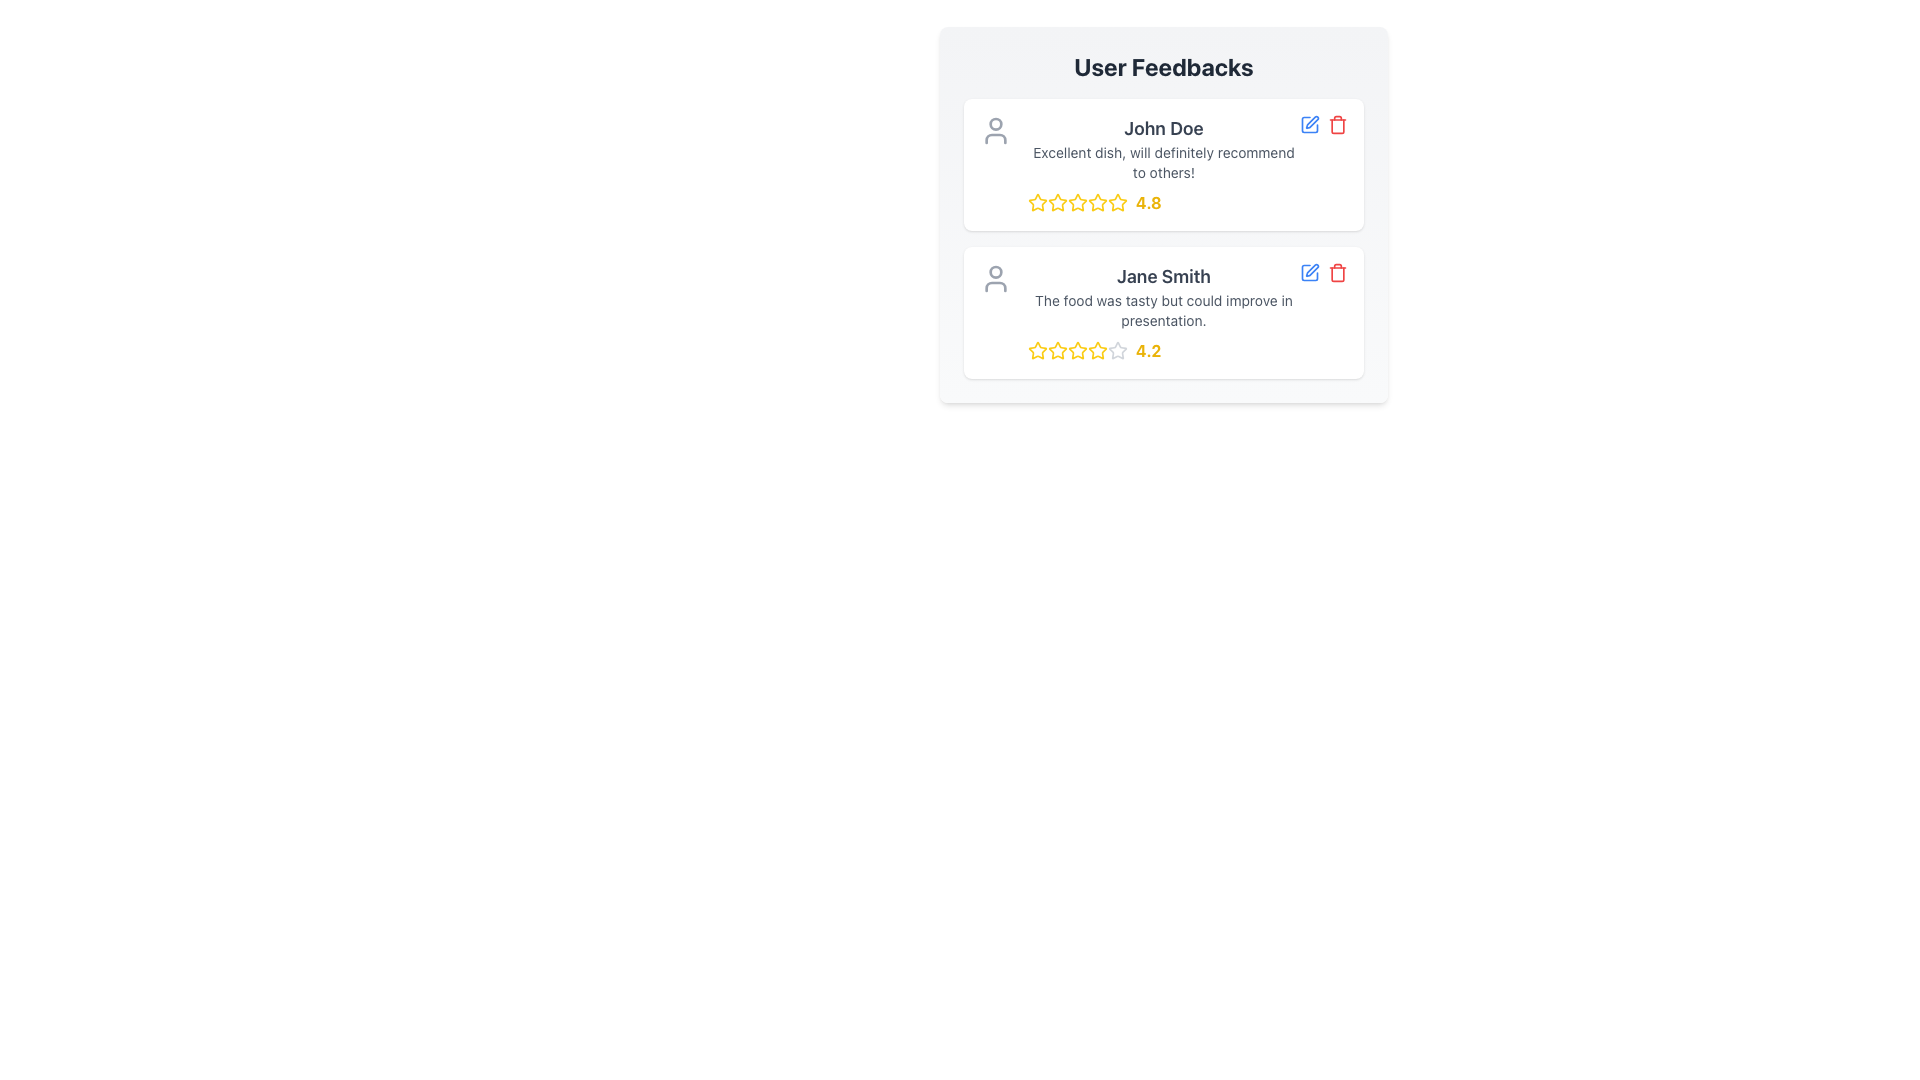  What do you see at coordinates (1097, 203) in the screenshot?
I see `the sixth star icon representing the user's rating for John Doe's feedback` at bounding box center [1097, 203].